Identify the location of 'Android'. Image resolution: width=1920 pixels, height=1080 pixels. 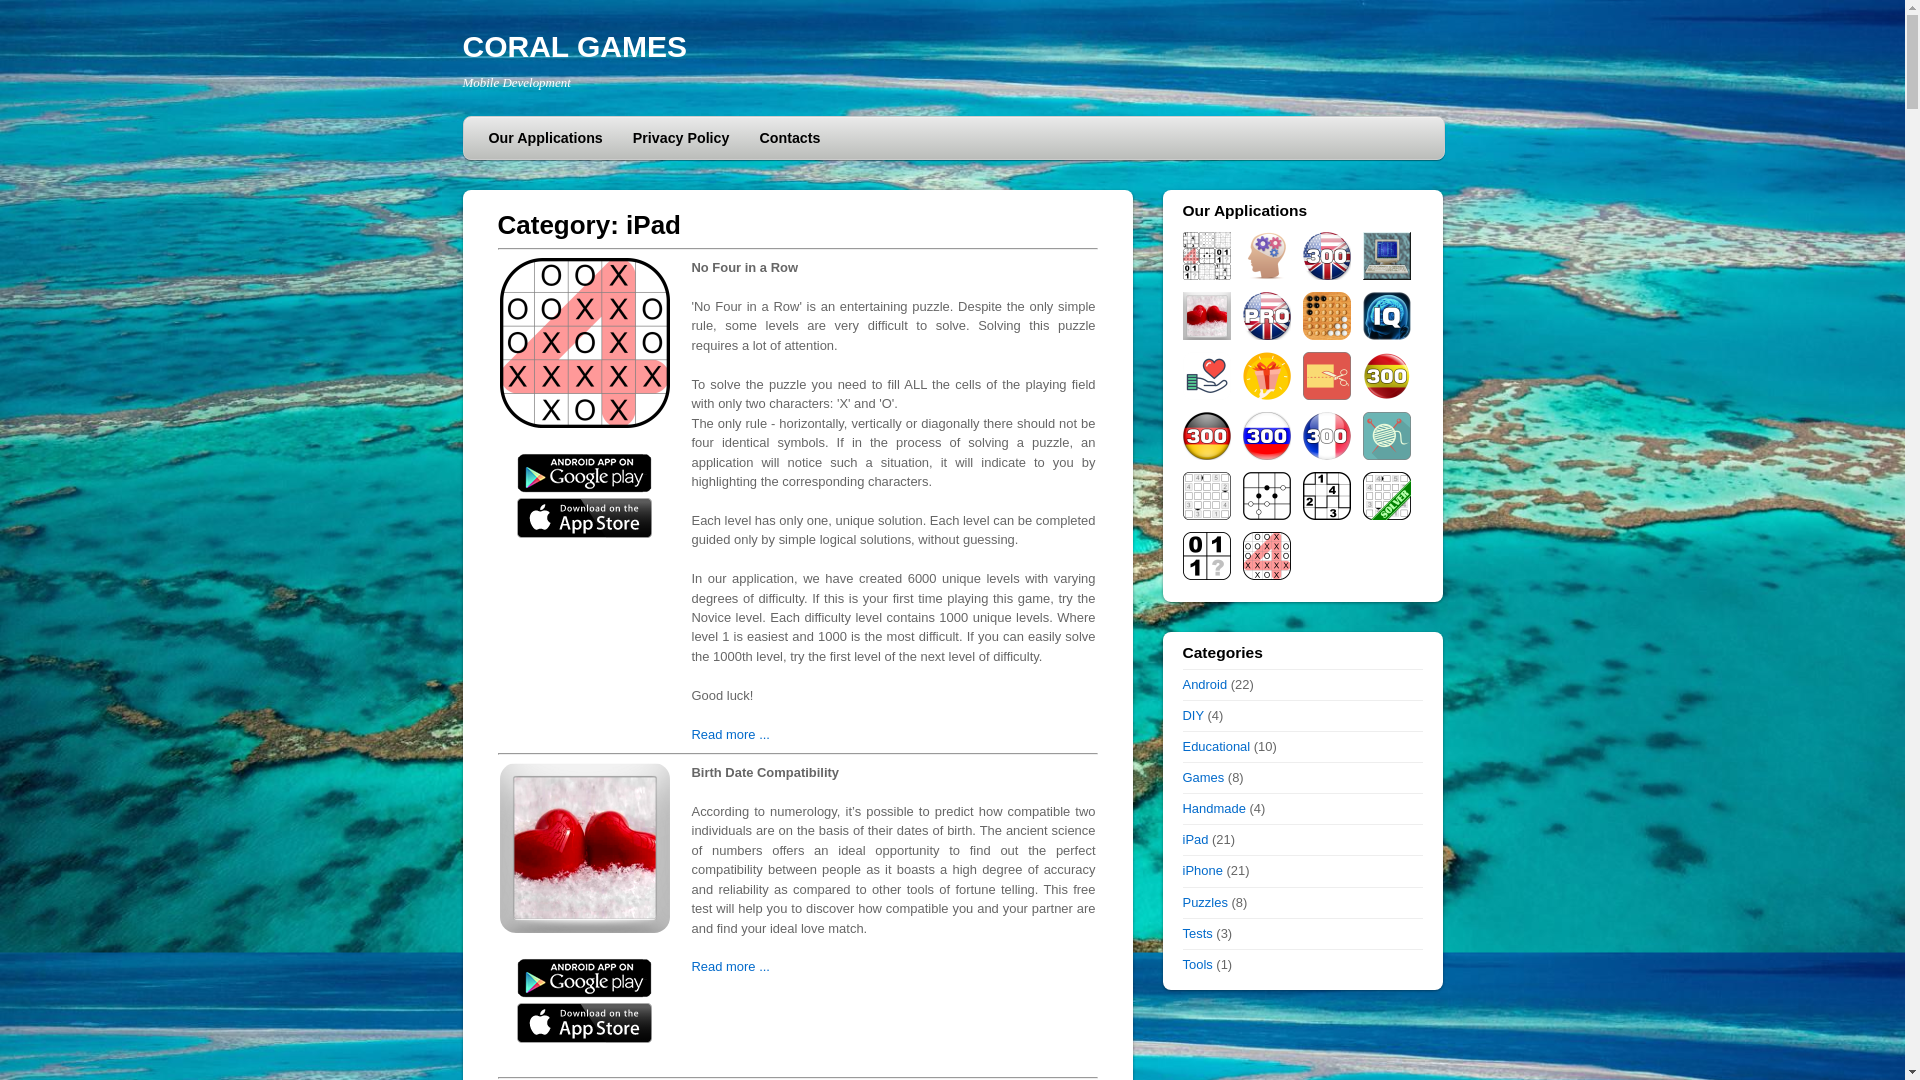
(1203, 683).